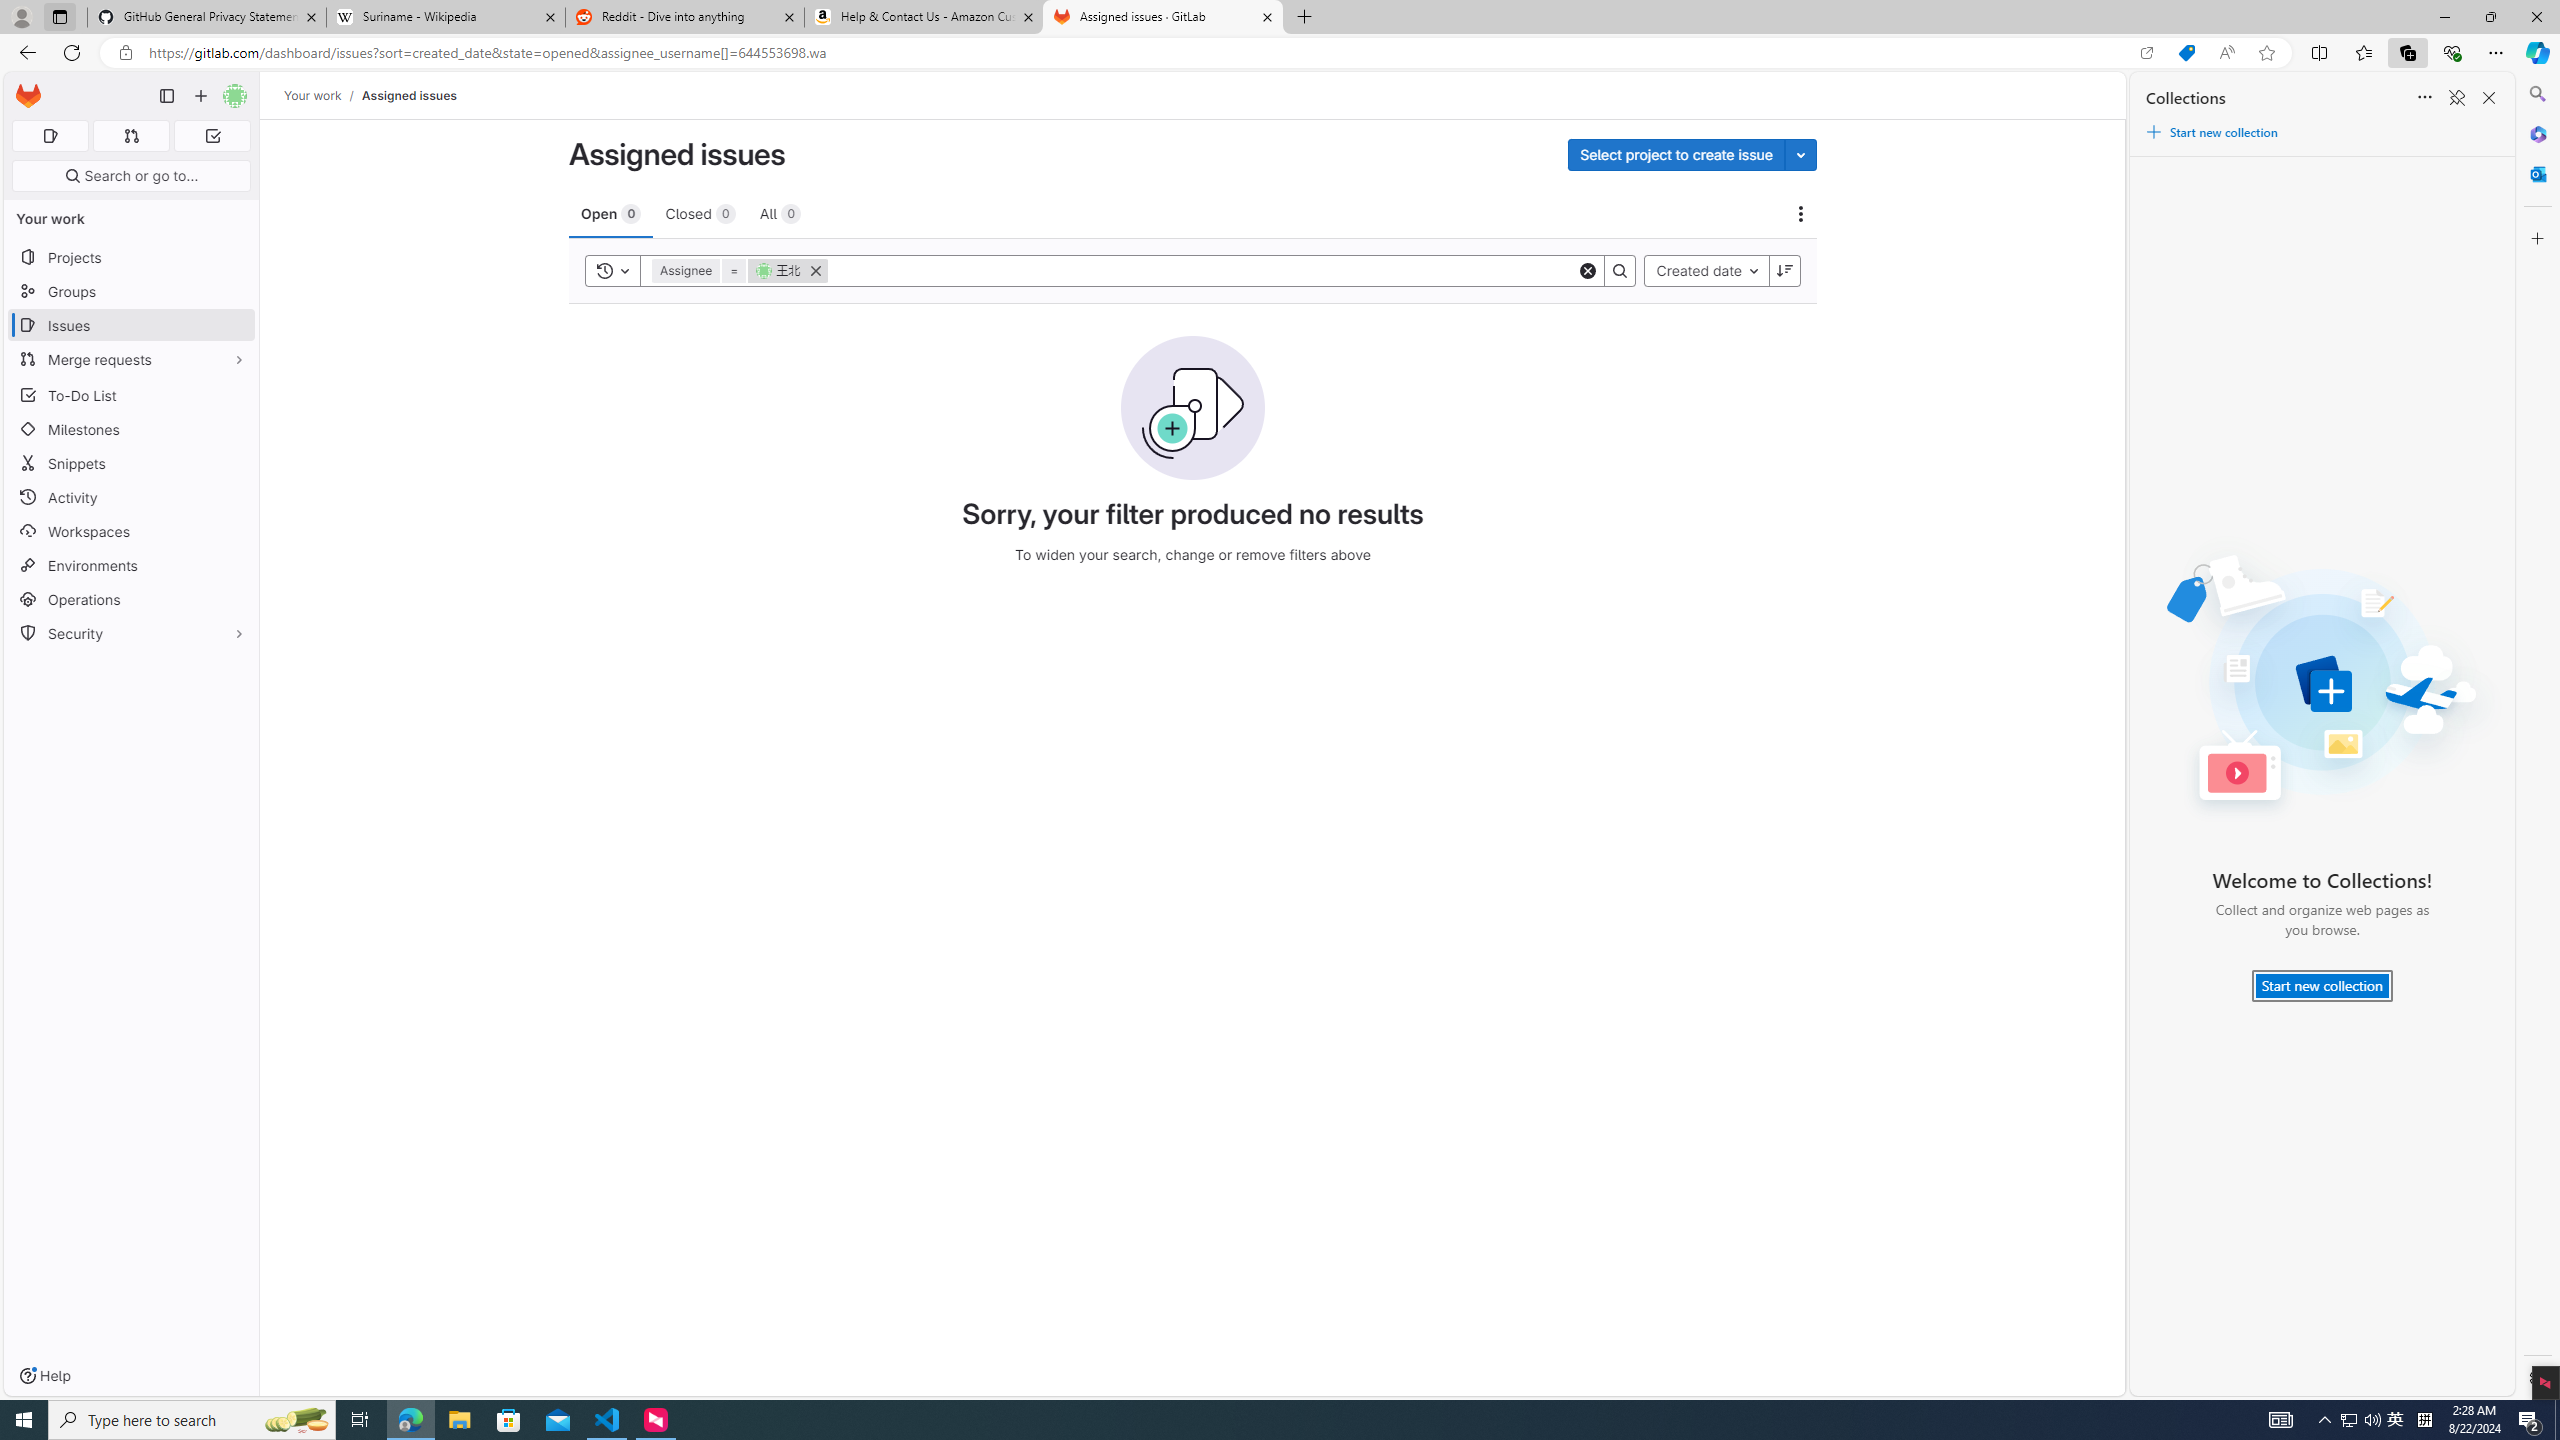 This screenshot has width=2560, height=1440. What do you see at coordinates (685, 16) in the screenshot?
I see `'Reddit - Dive into anything'` at bounding box center [685, 16].